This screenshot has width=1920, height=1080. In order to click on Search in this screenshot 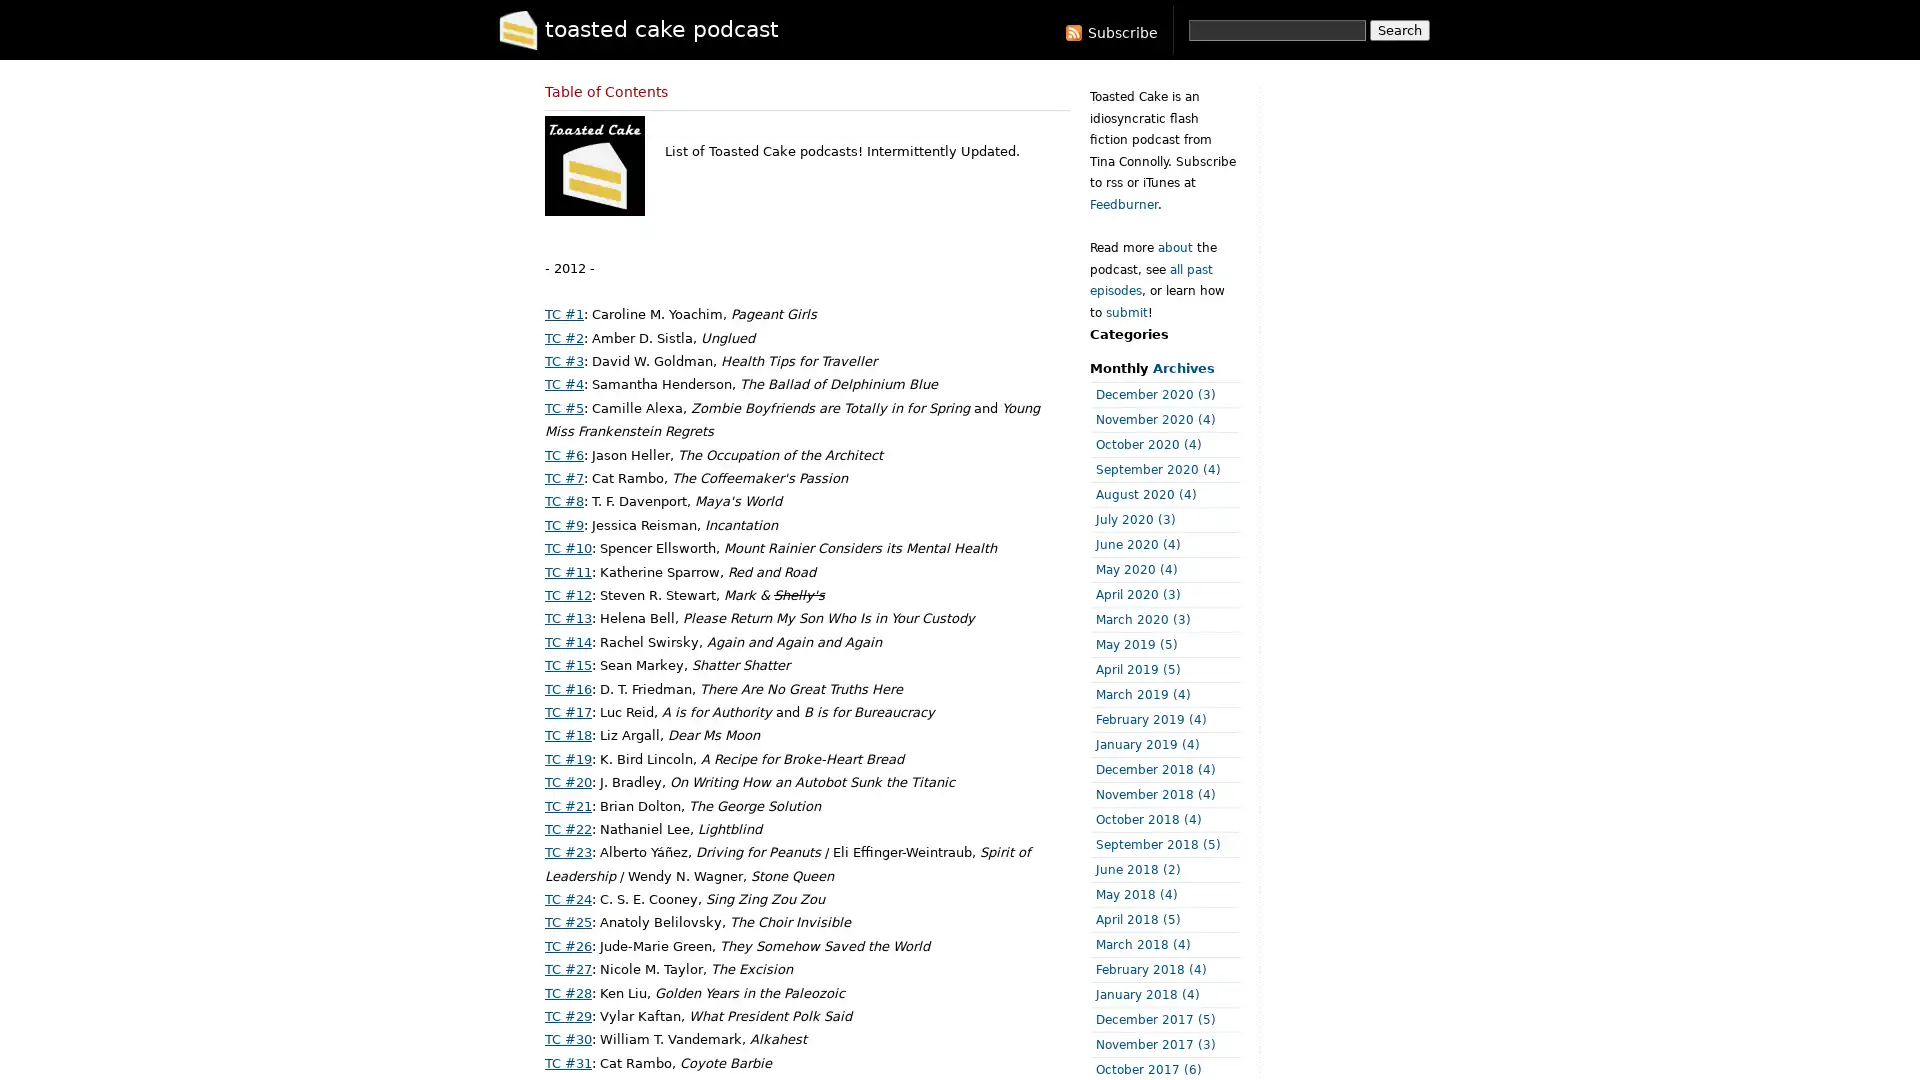, I will do `click(1399, 30)`.